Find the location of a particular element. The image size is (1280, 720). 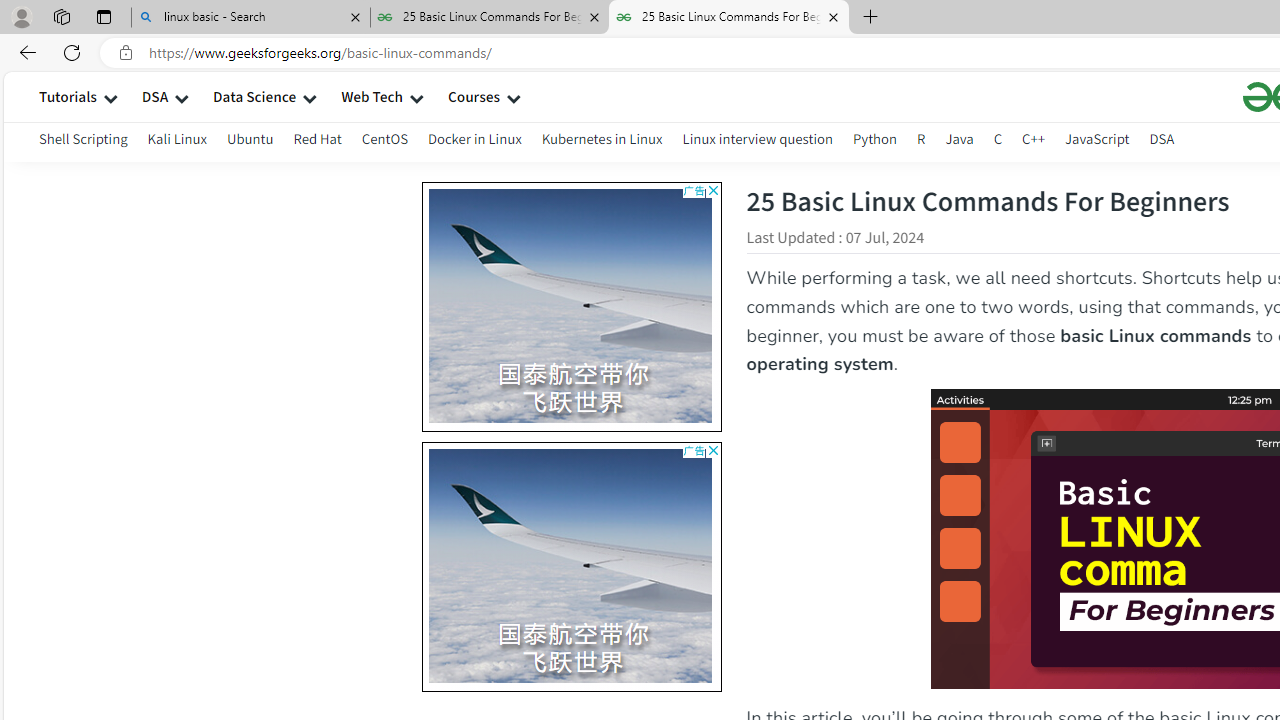

'CentOS' is located at coordinates (384, 141).